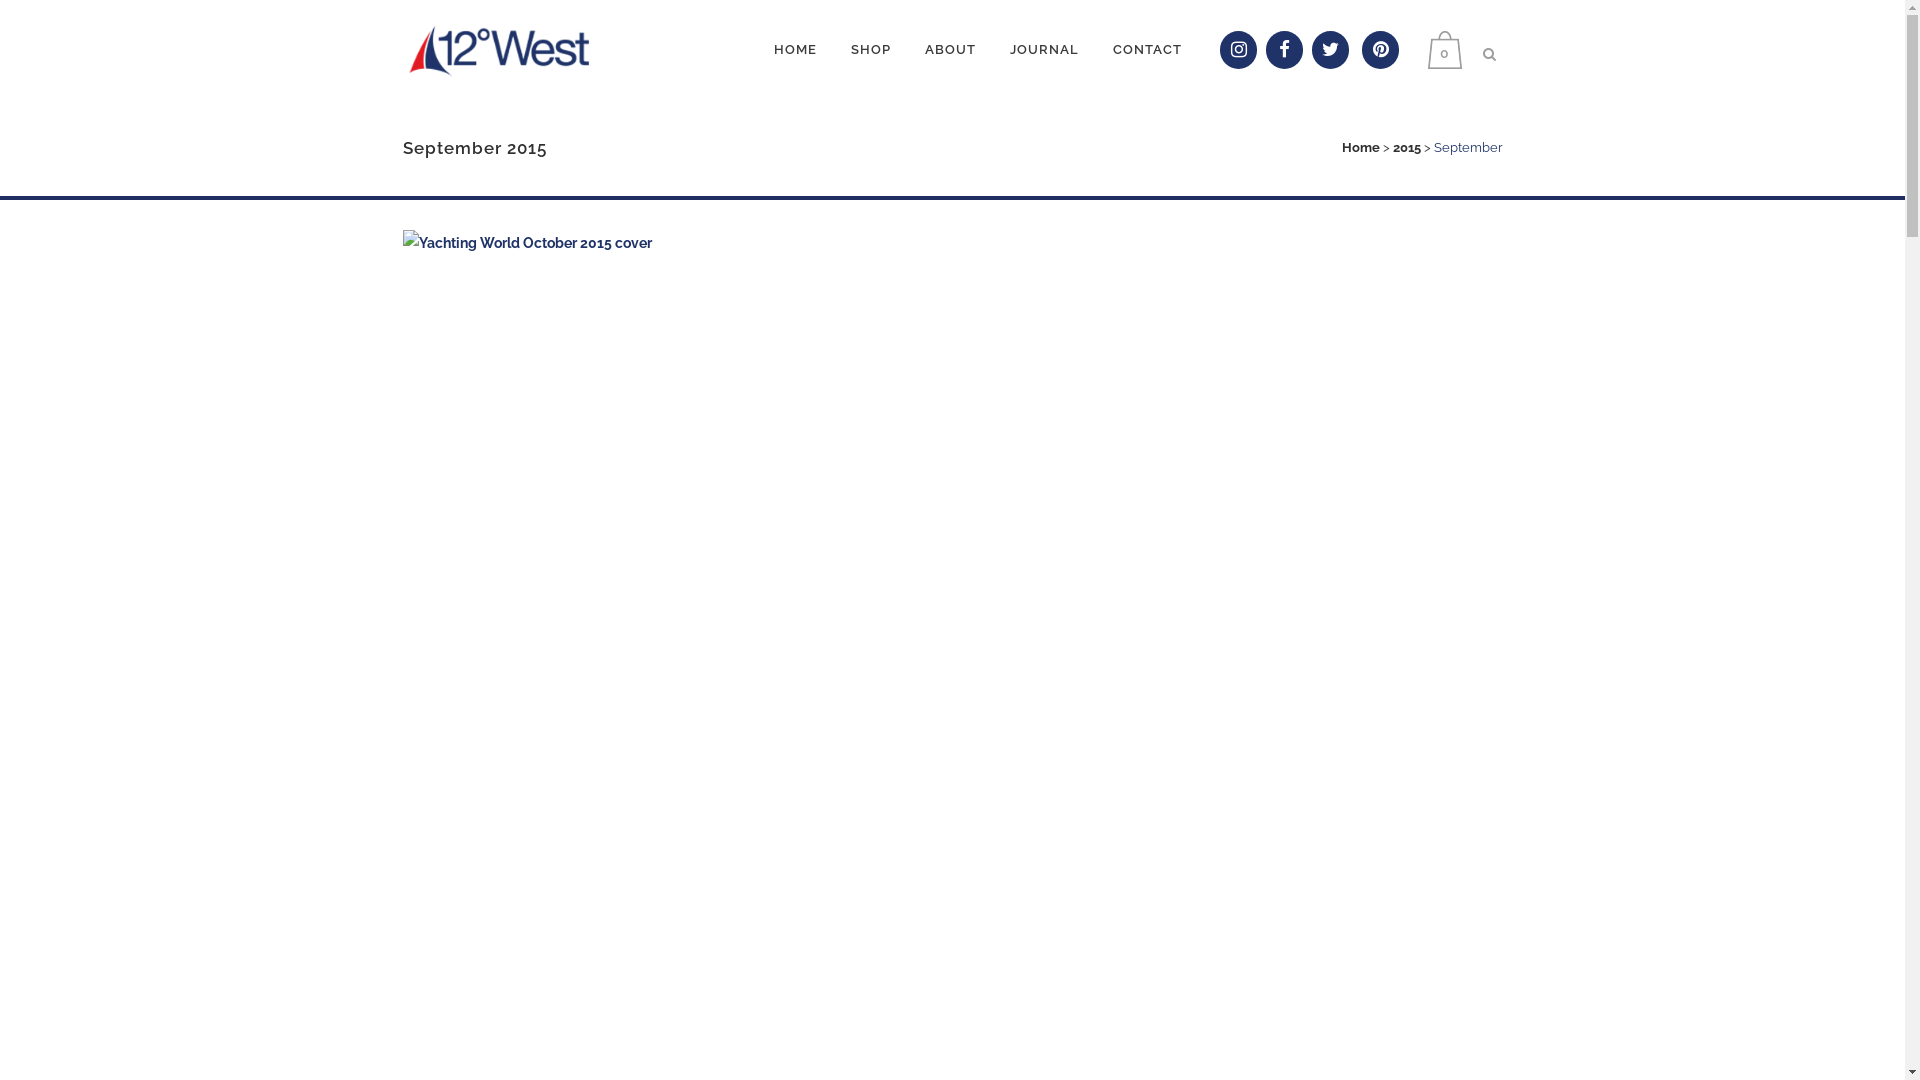 The width and height of the screenshot is (1920, 1080). Describe the element at coordinates (1391, 146) in the screenshot. I see `'2015'` at that location.